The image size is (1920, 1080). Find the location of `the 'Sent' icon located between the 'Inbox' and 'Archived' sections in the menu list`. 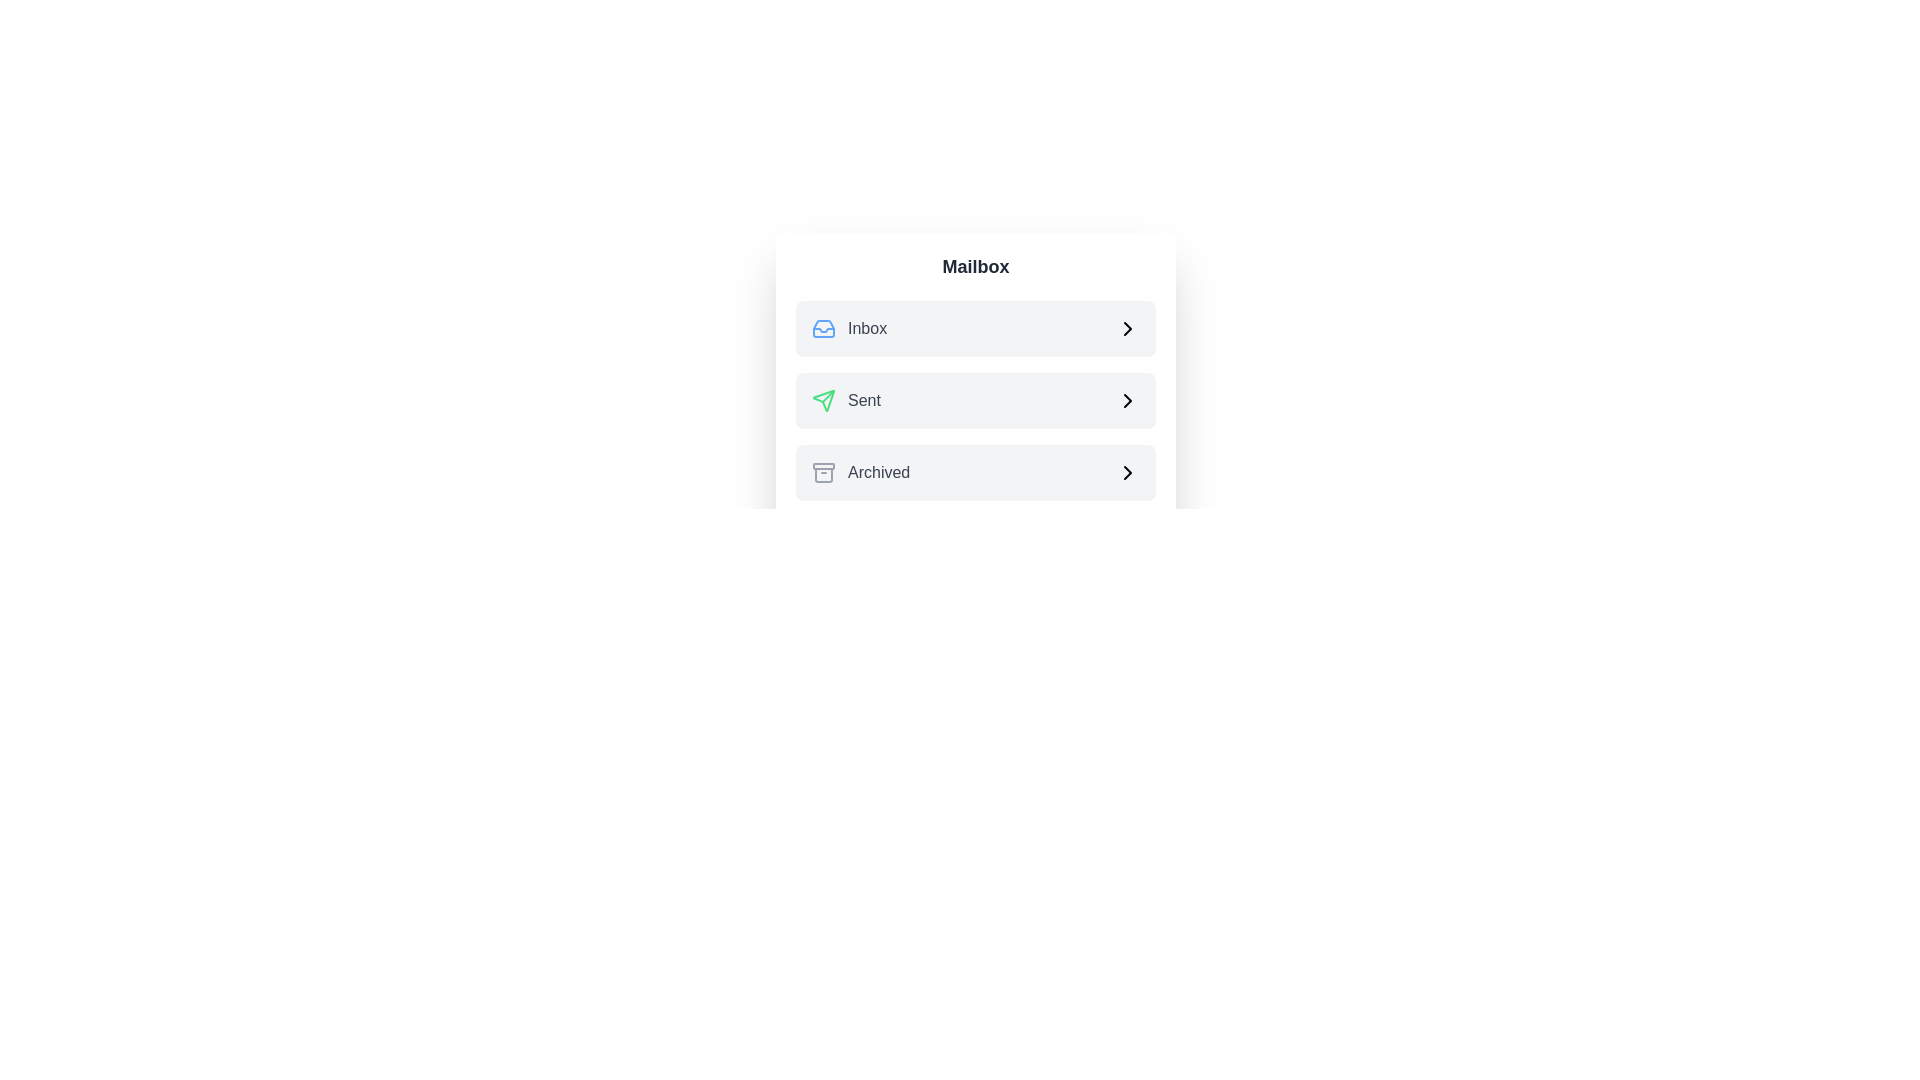

the 'Sent' icon located between the 'Inbox' and 'Archived' sections in the menu list is located at coordinates (824, 401).